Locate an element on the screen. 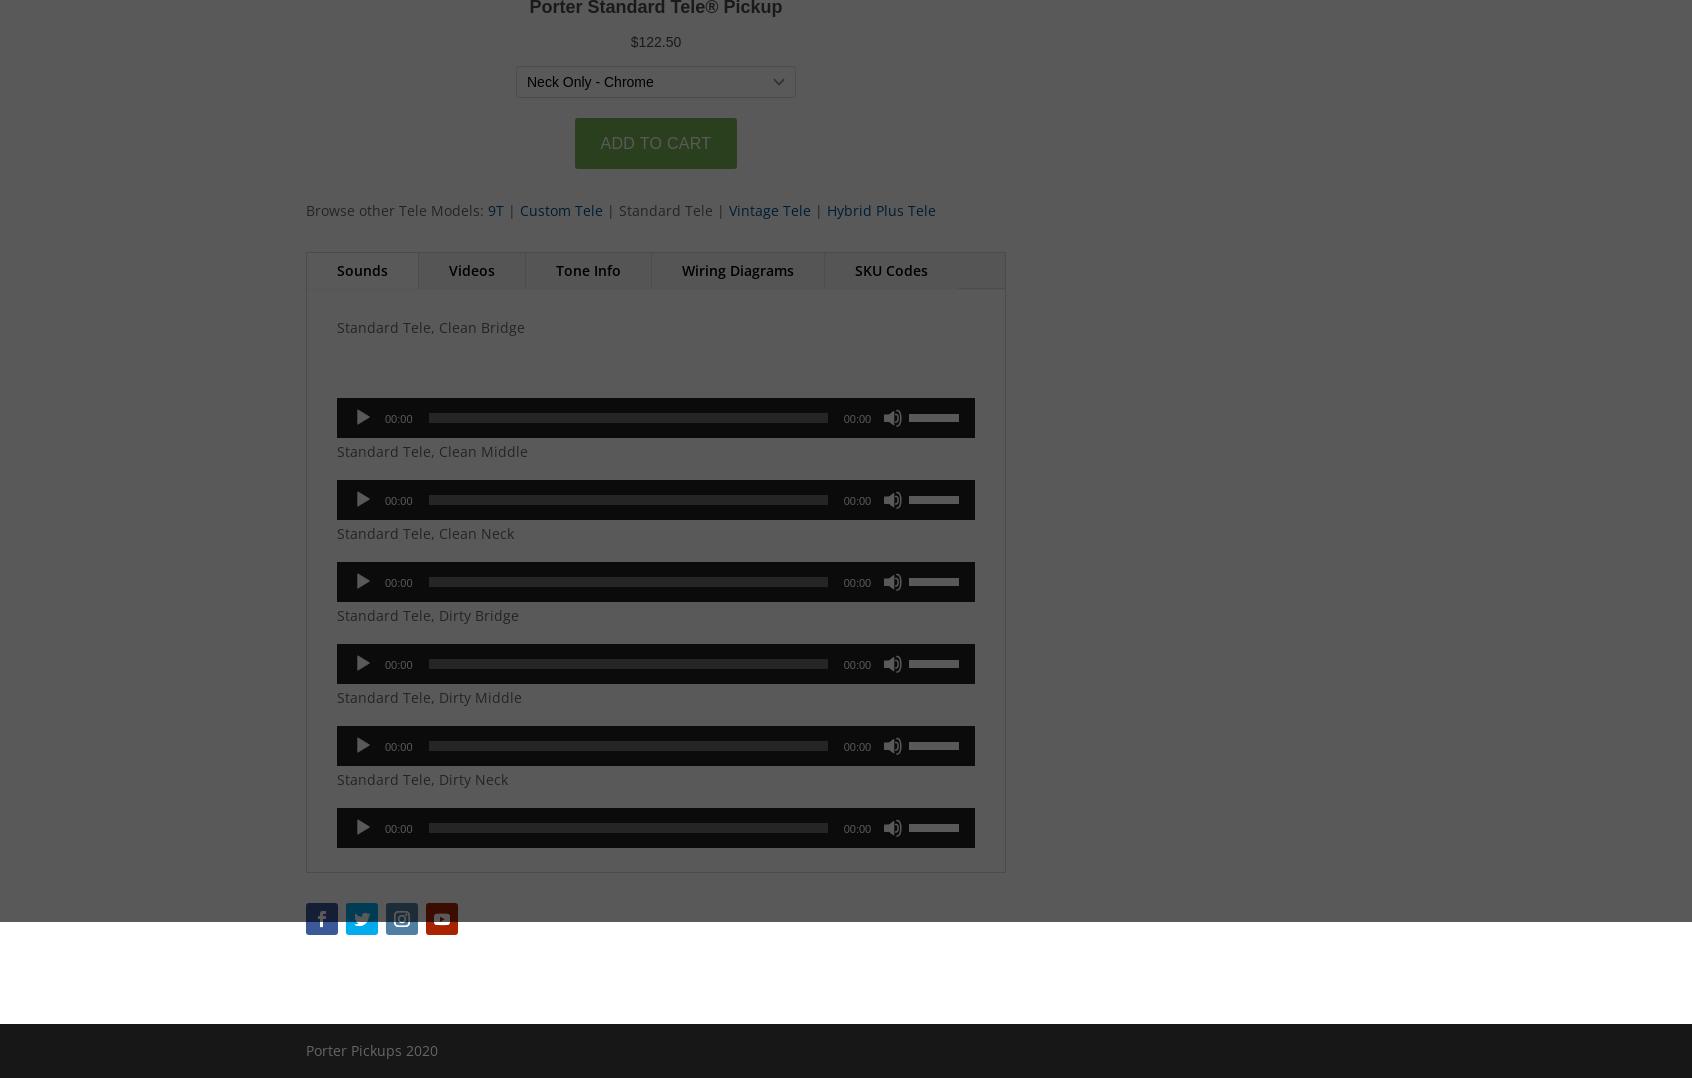  'Standard Tele, Dirty Middle' is located at coordinates (428, 696).